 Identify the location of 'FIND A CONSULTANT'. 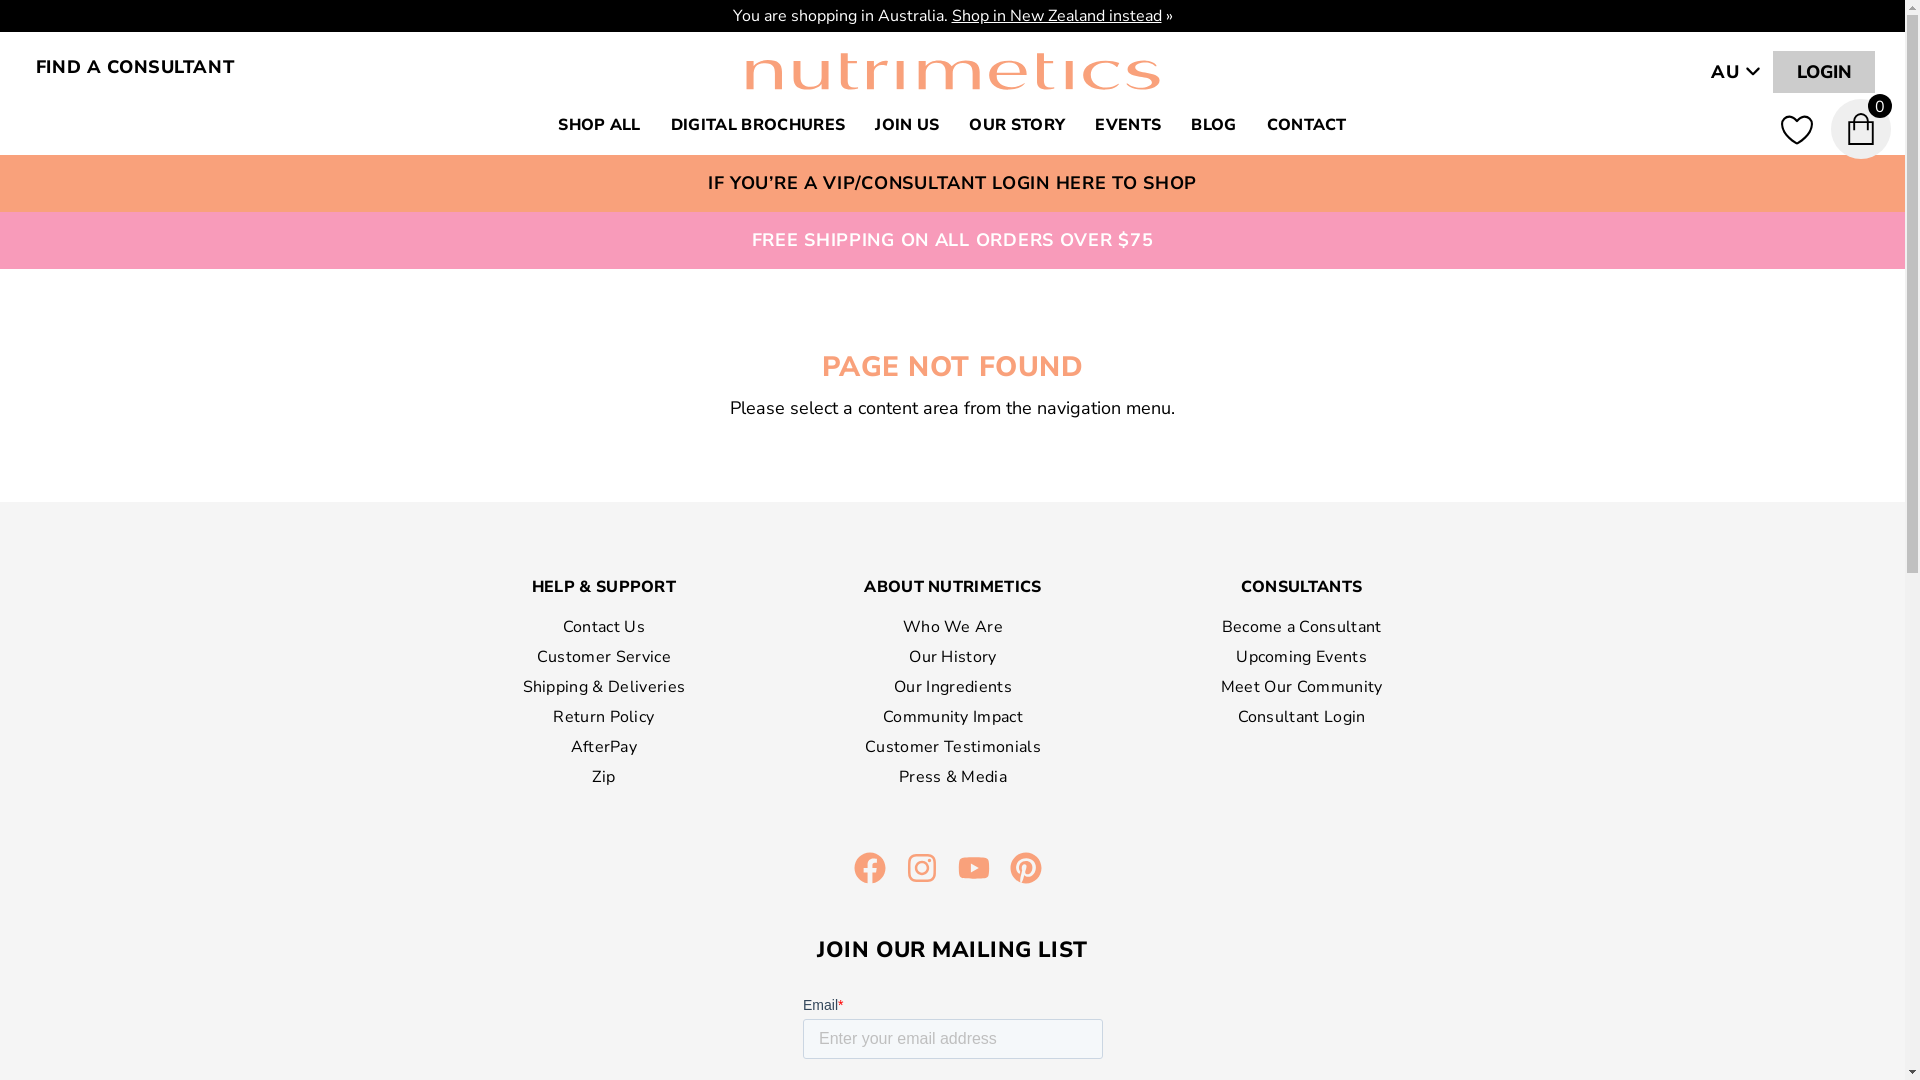
(133, 65).